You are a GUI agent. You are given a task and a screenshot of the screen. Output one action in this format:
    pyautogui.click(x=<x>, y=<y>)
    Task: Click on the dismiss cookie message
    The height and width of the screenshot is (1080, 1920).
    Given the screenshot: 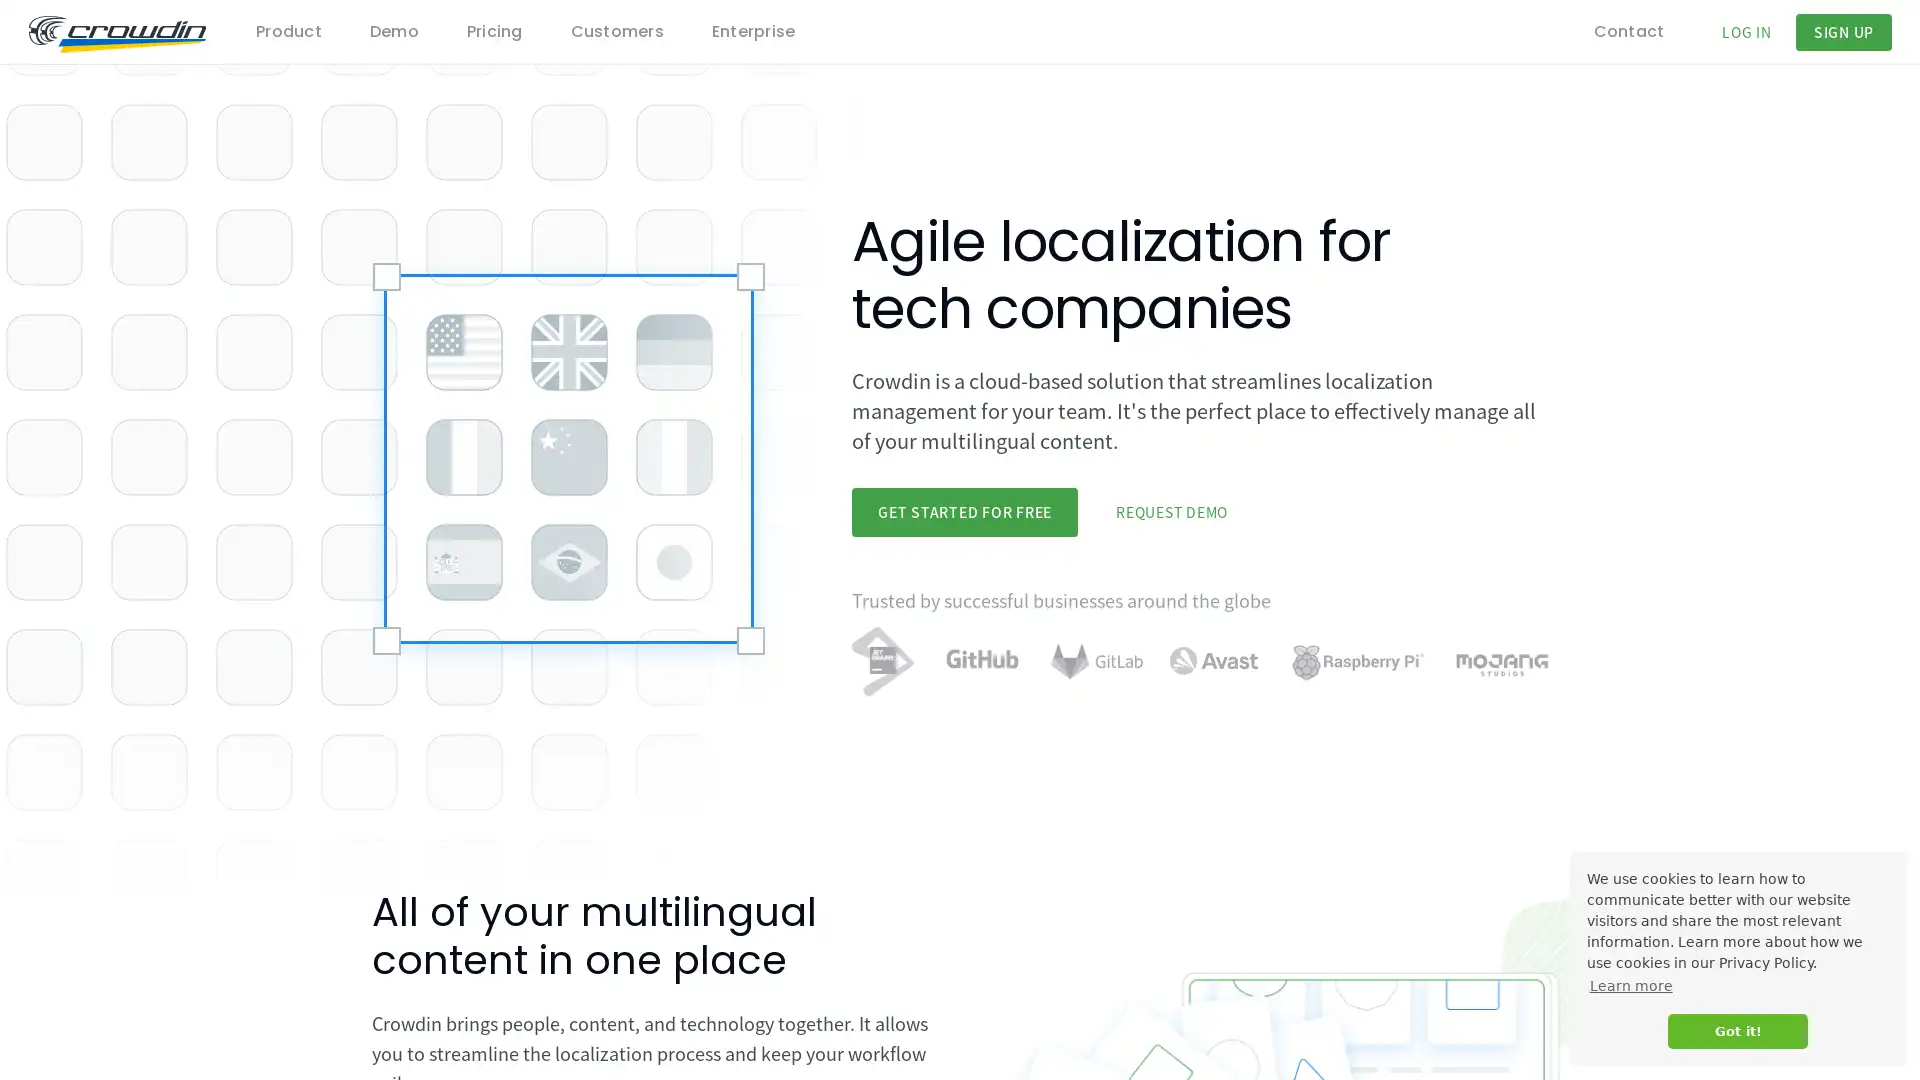 What is the action you would take?
    pyautogui.click(x=1736, y=1031)
    